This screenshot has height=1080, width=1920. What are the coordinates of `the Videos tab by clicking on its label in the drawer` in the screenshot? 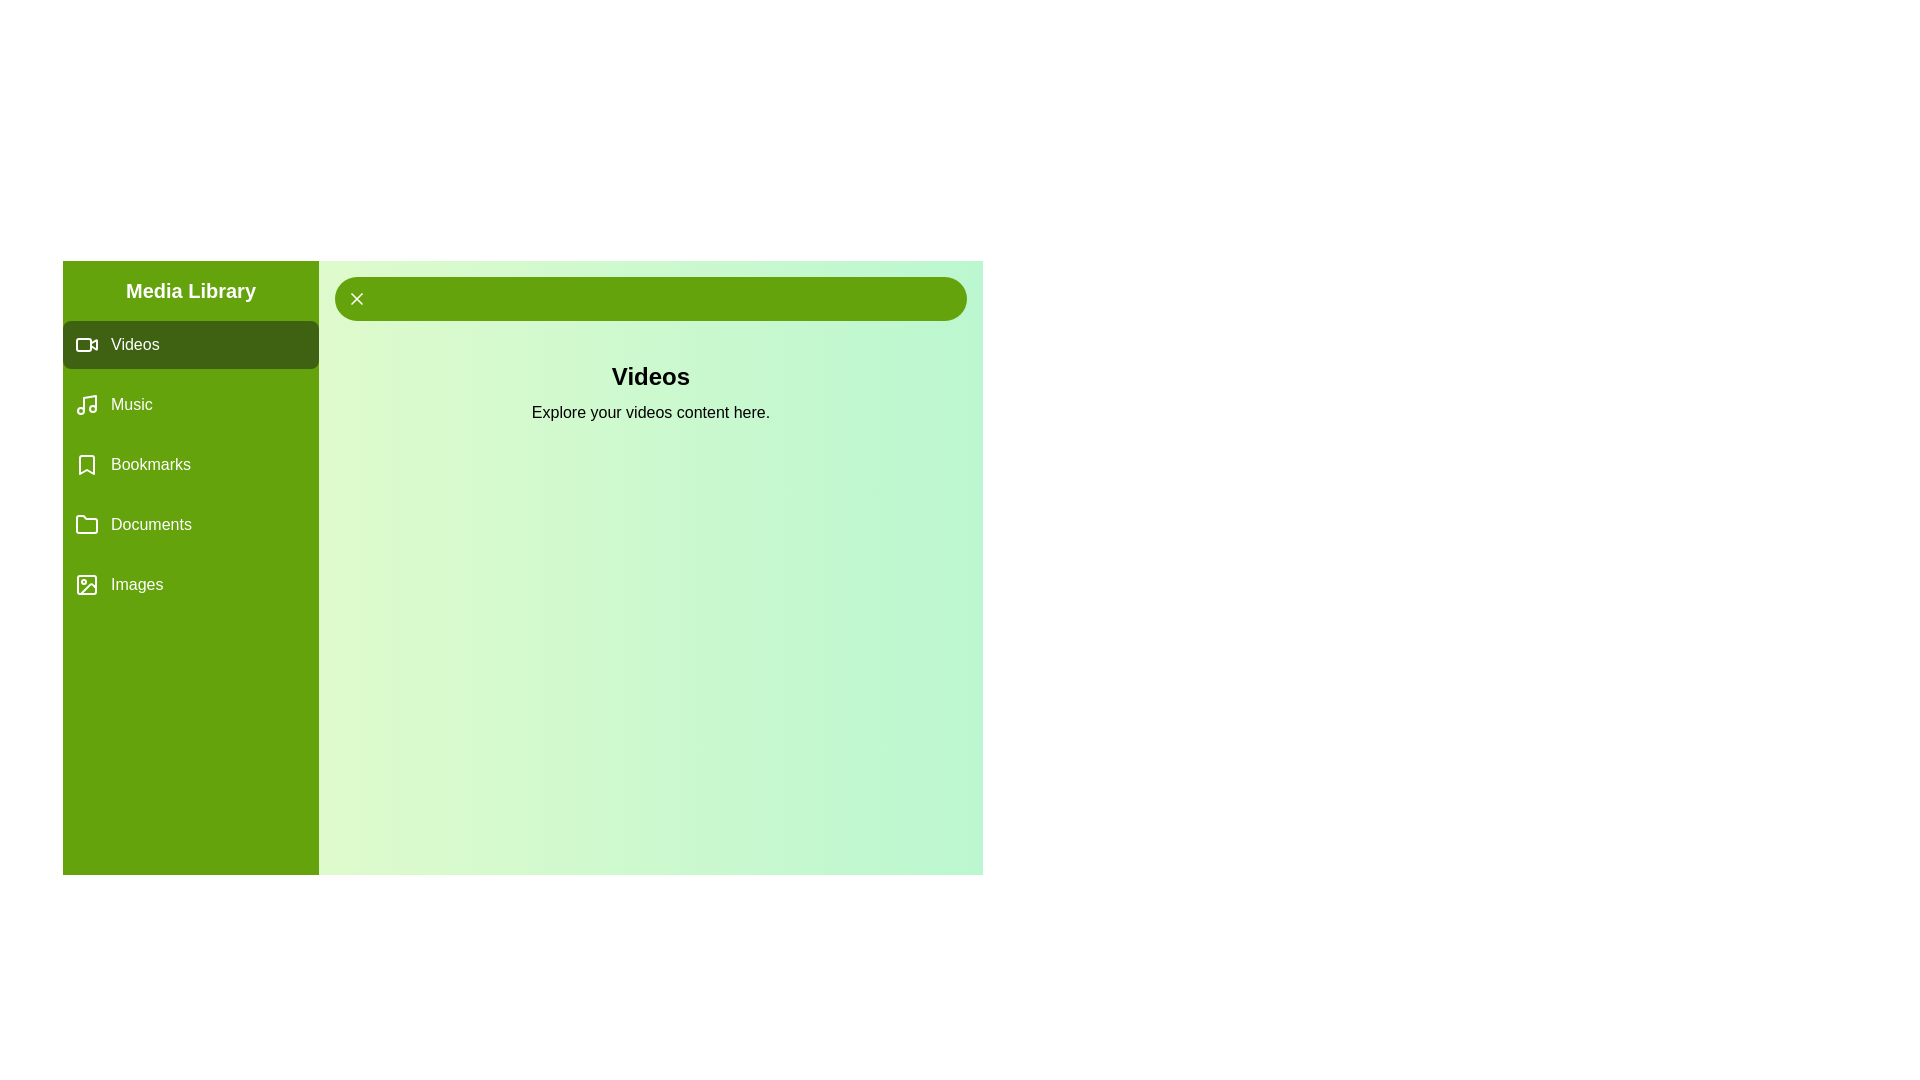 It's located at (191, 343).